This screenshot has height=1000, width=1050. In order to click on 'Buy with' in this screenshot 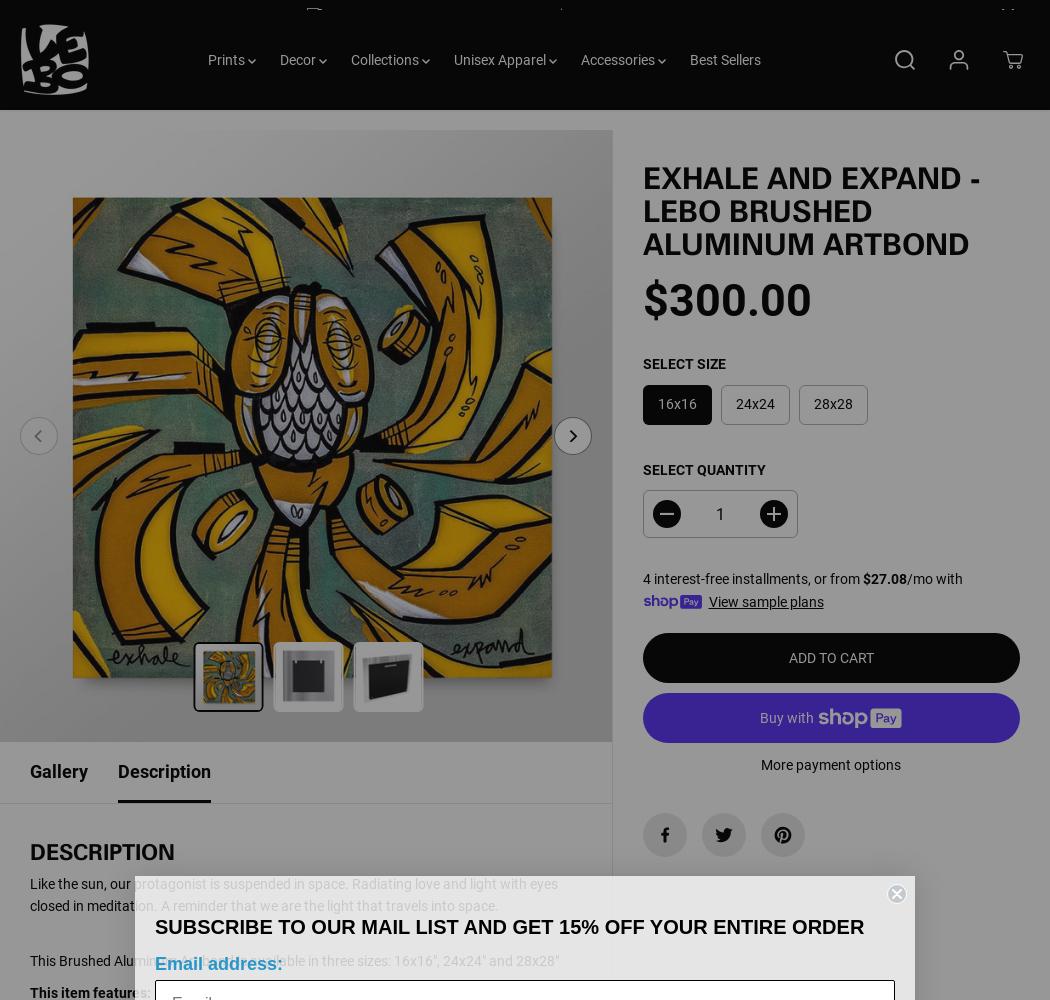, I will do `click(759, 716)`.